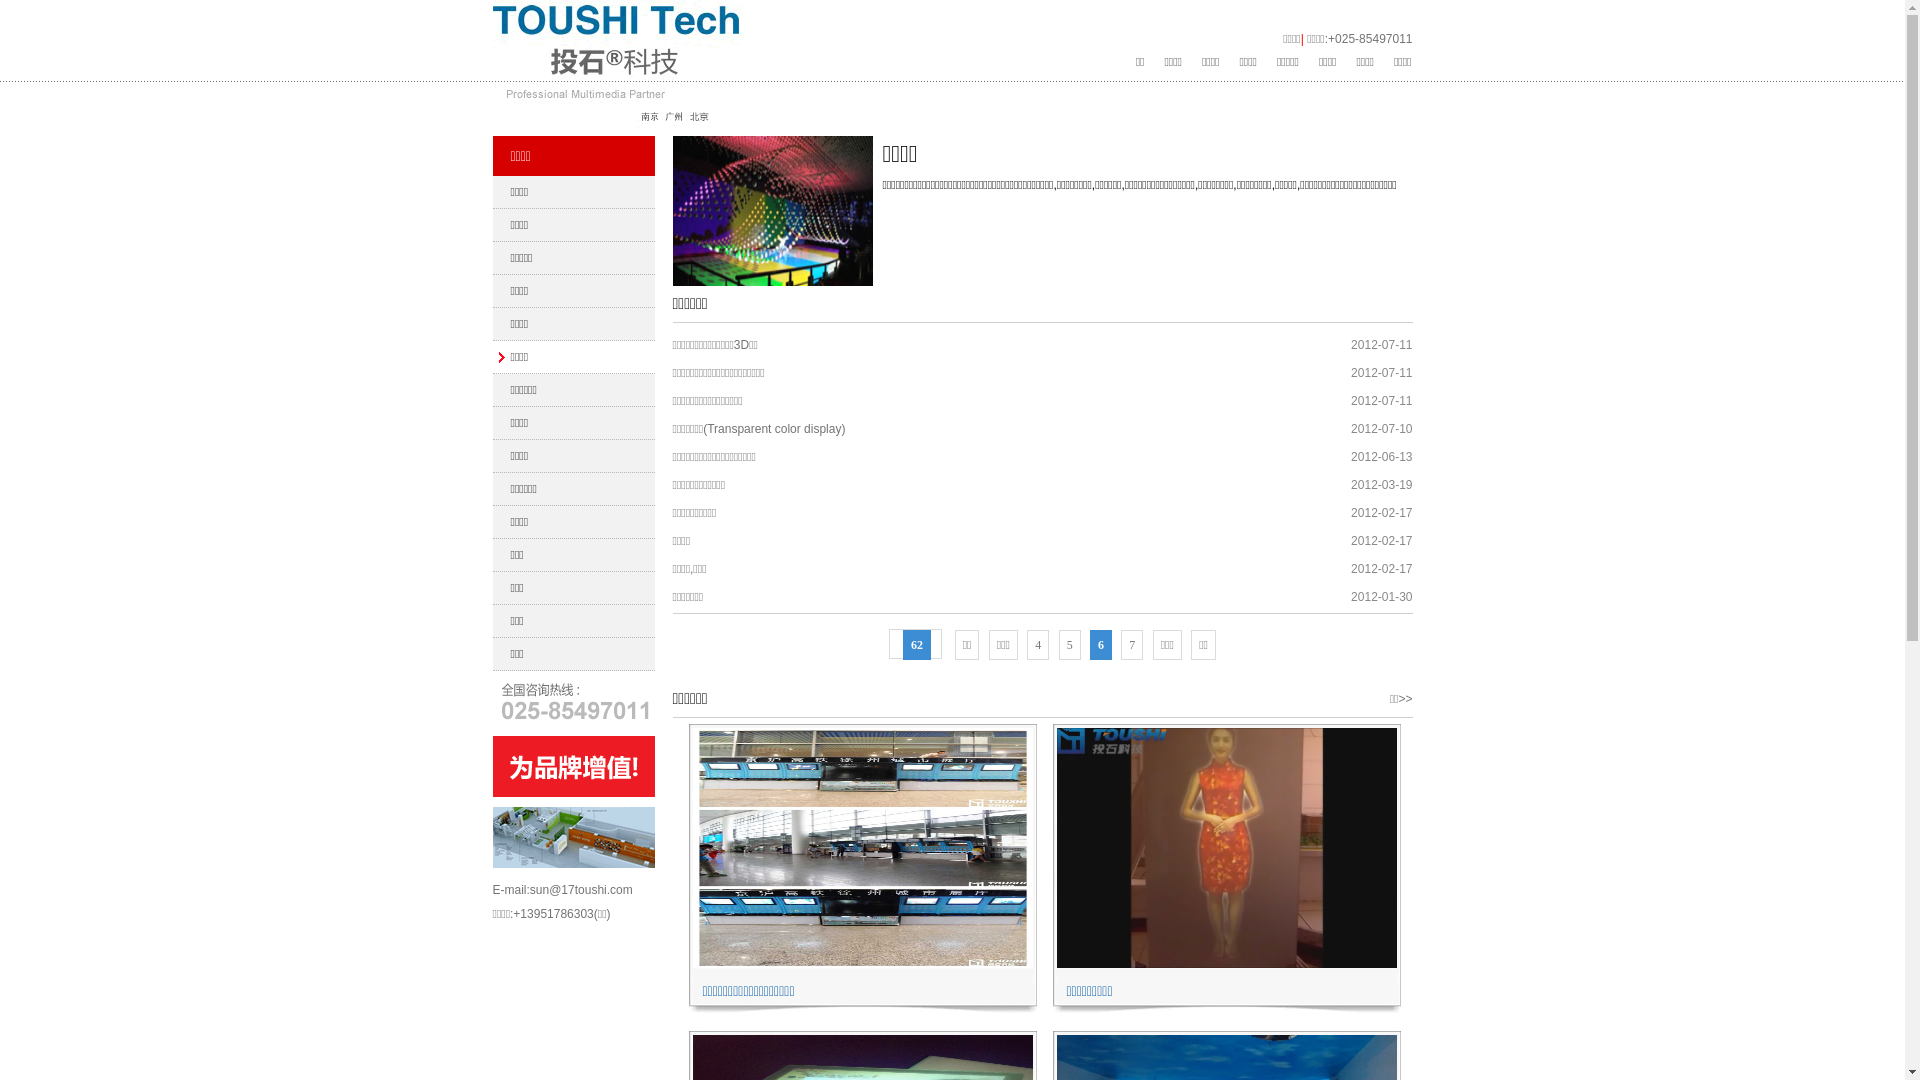 This screenshot has width=1920, height=1080. Describe the element at coordinates (1132, 644) in the screenshot. I see `'7'` at that location.